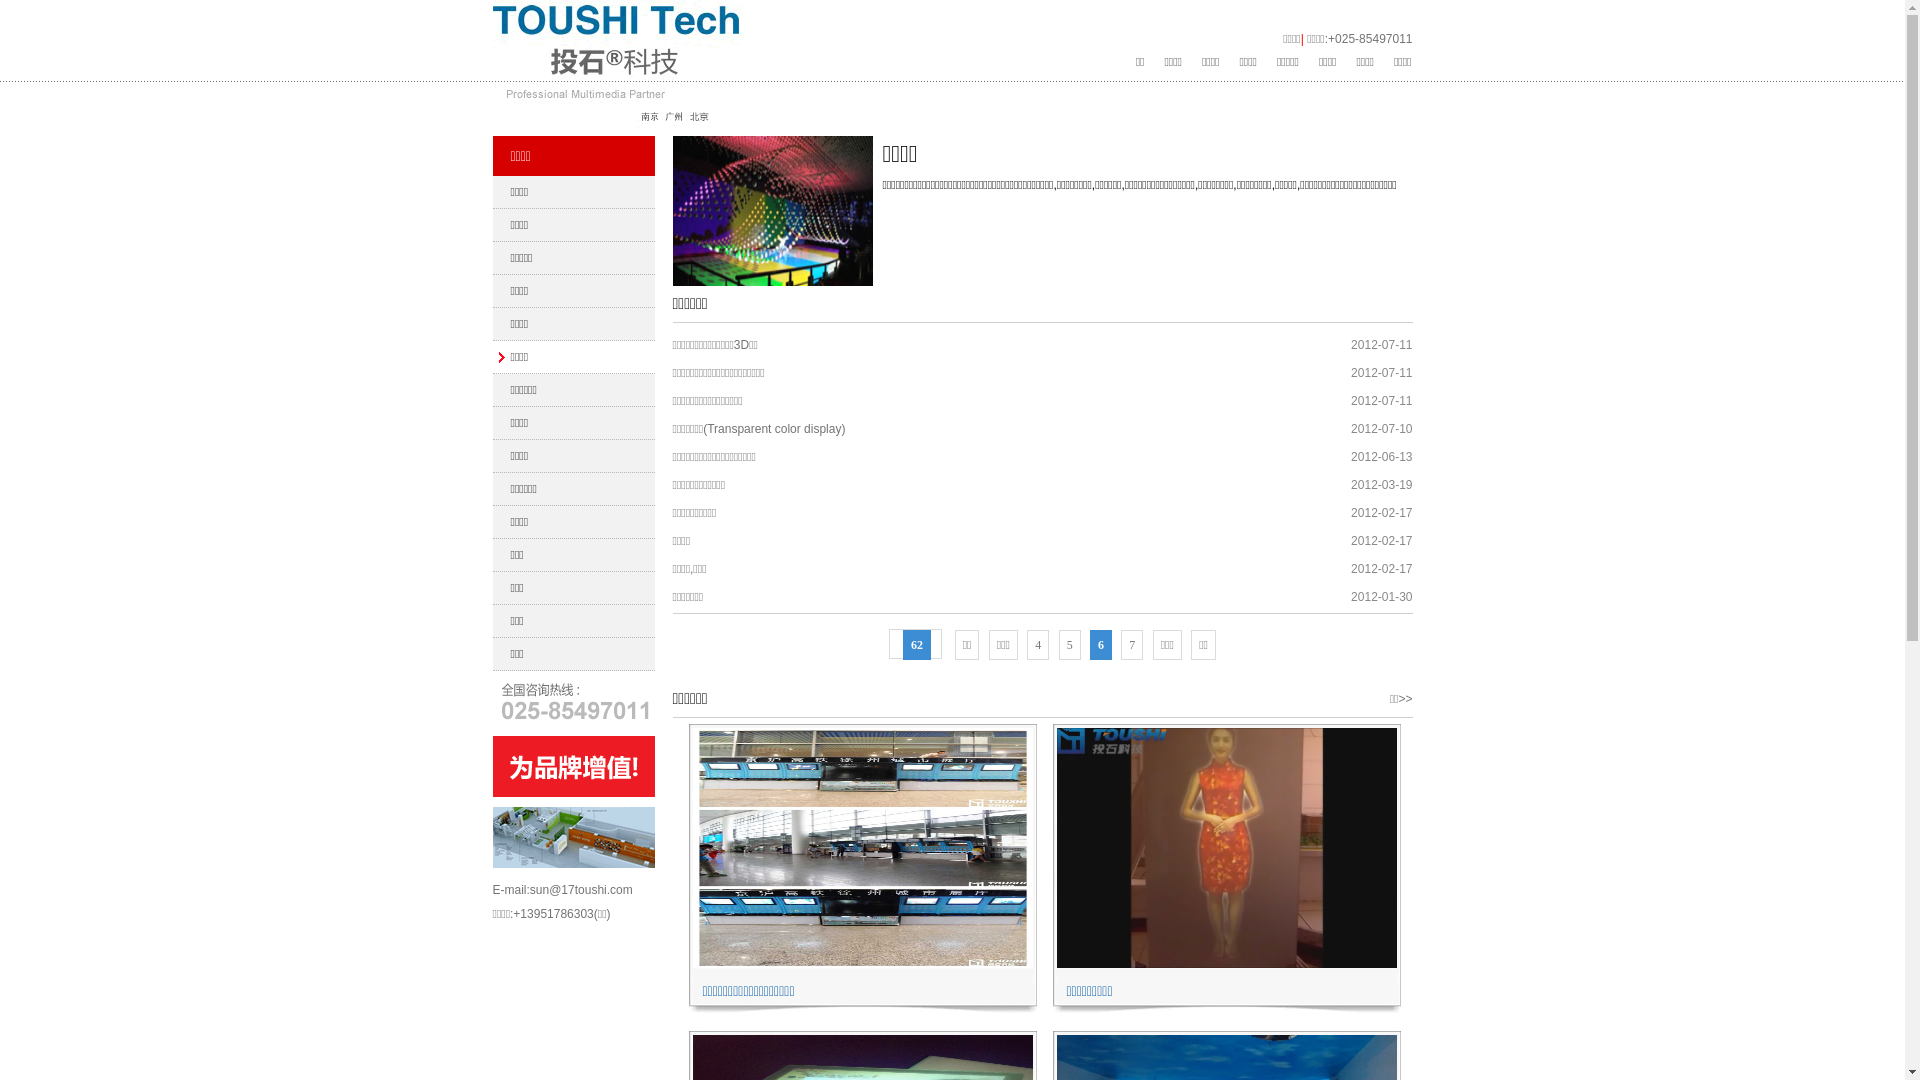 This screenshot has width=1920, height=1080. Describe the element at coordinates (1132, 644) in the screenshot. I see `'7'` at that location.